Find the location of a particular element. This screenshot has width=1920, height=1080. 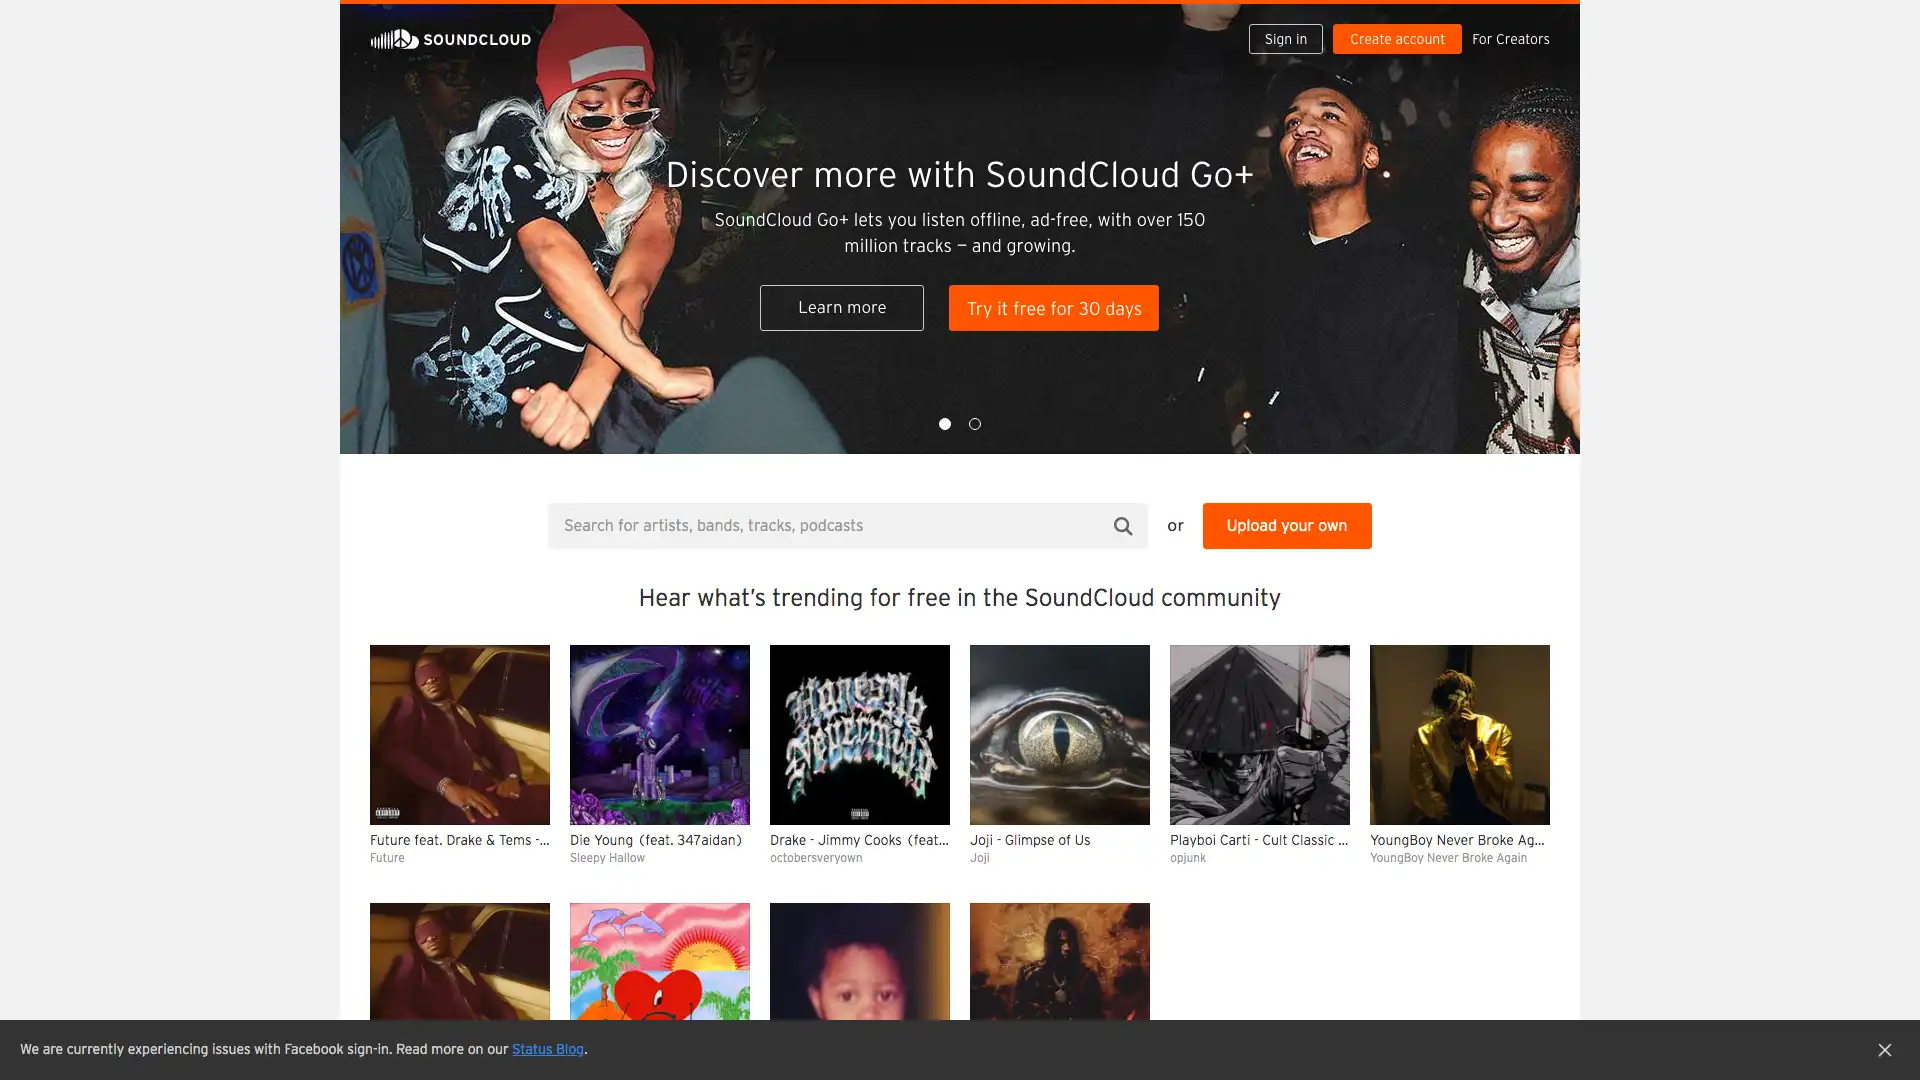

Search is located at coordinates (1219, 22).